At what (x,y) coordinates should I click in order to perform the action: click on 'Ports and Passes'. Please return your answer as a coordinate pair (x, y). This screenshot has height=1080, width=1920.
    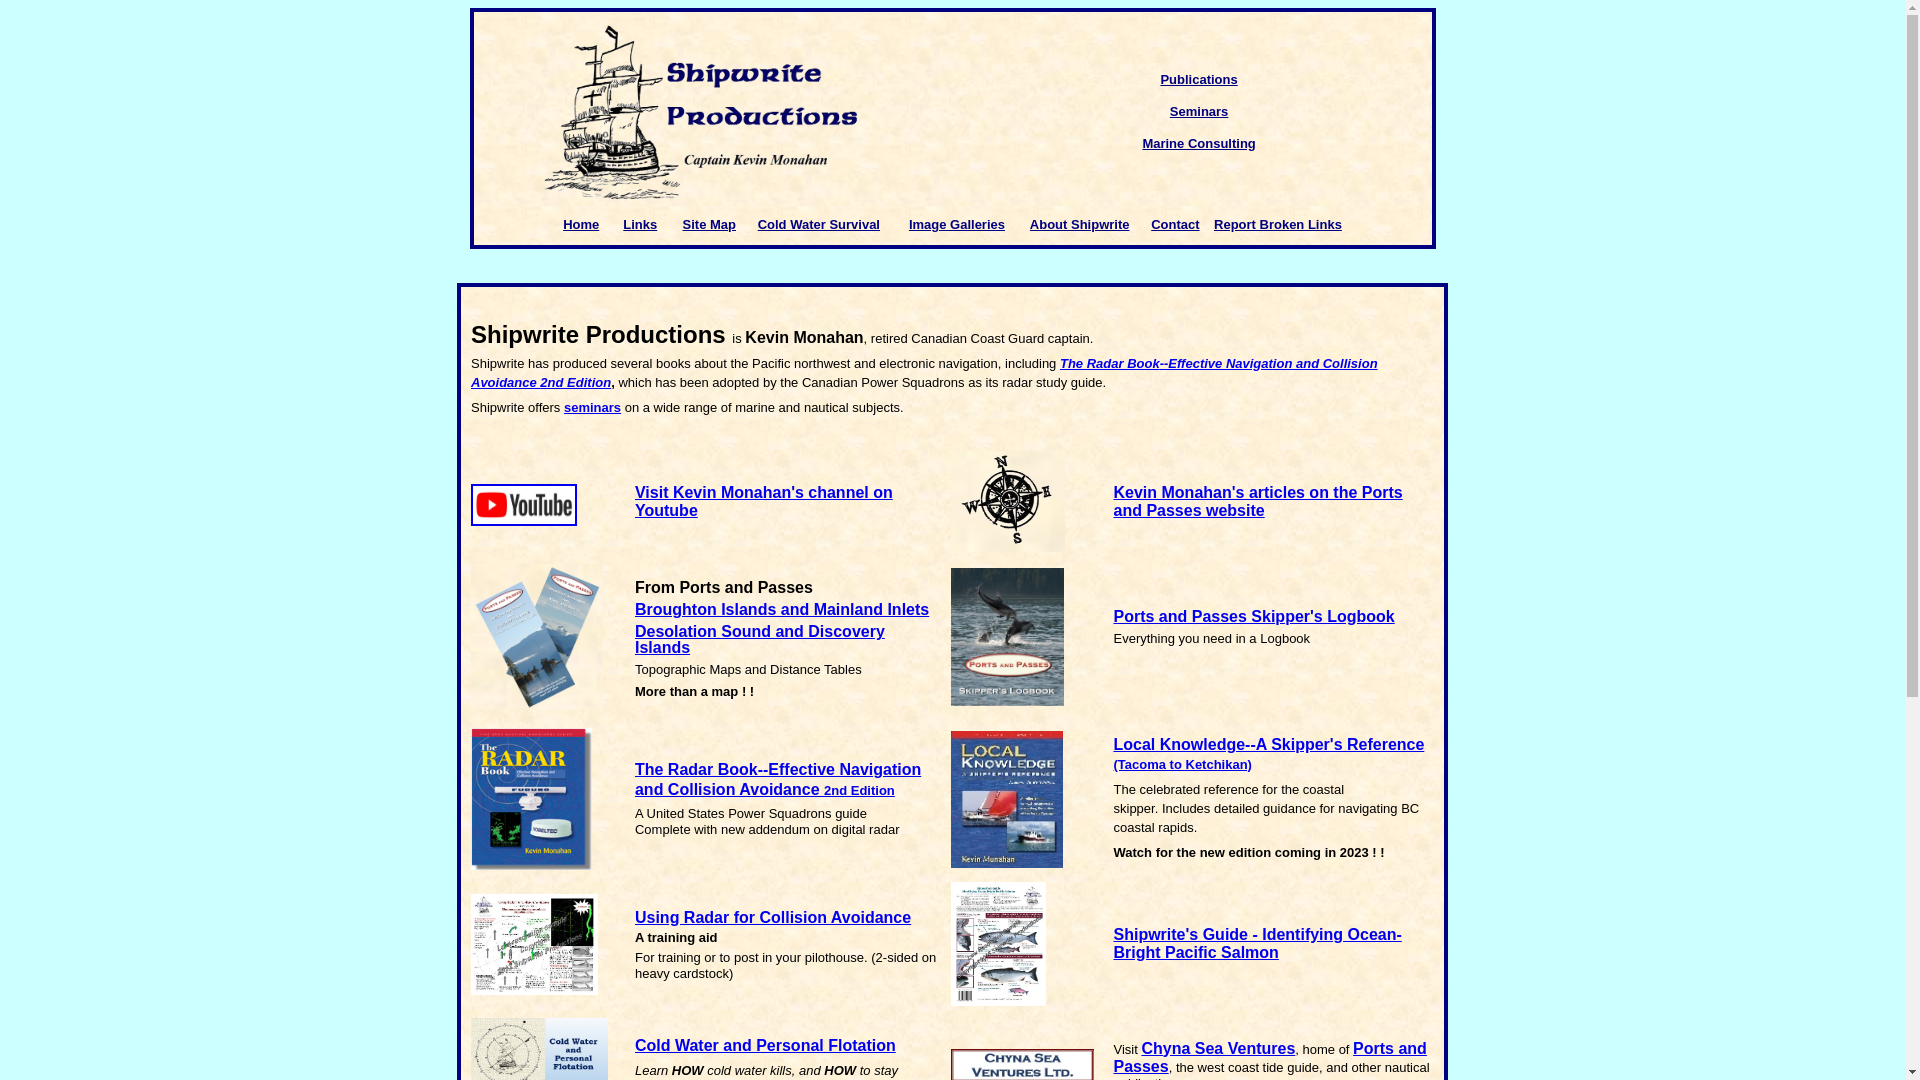
    Looking at the image, I should click on (1269, 1056).